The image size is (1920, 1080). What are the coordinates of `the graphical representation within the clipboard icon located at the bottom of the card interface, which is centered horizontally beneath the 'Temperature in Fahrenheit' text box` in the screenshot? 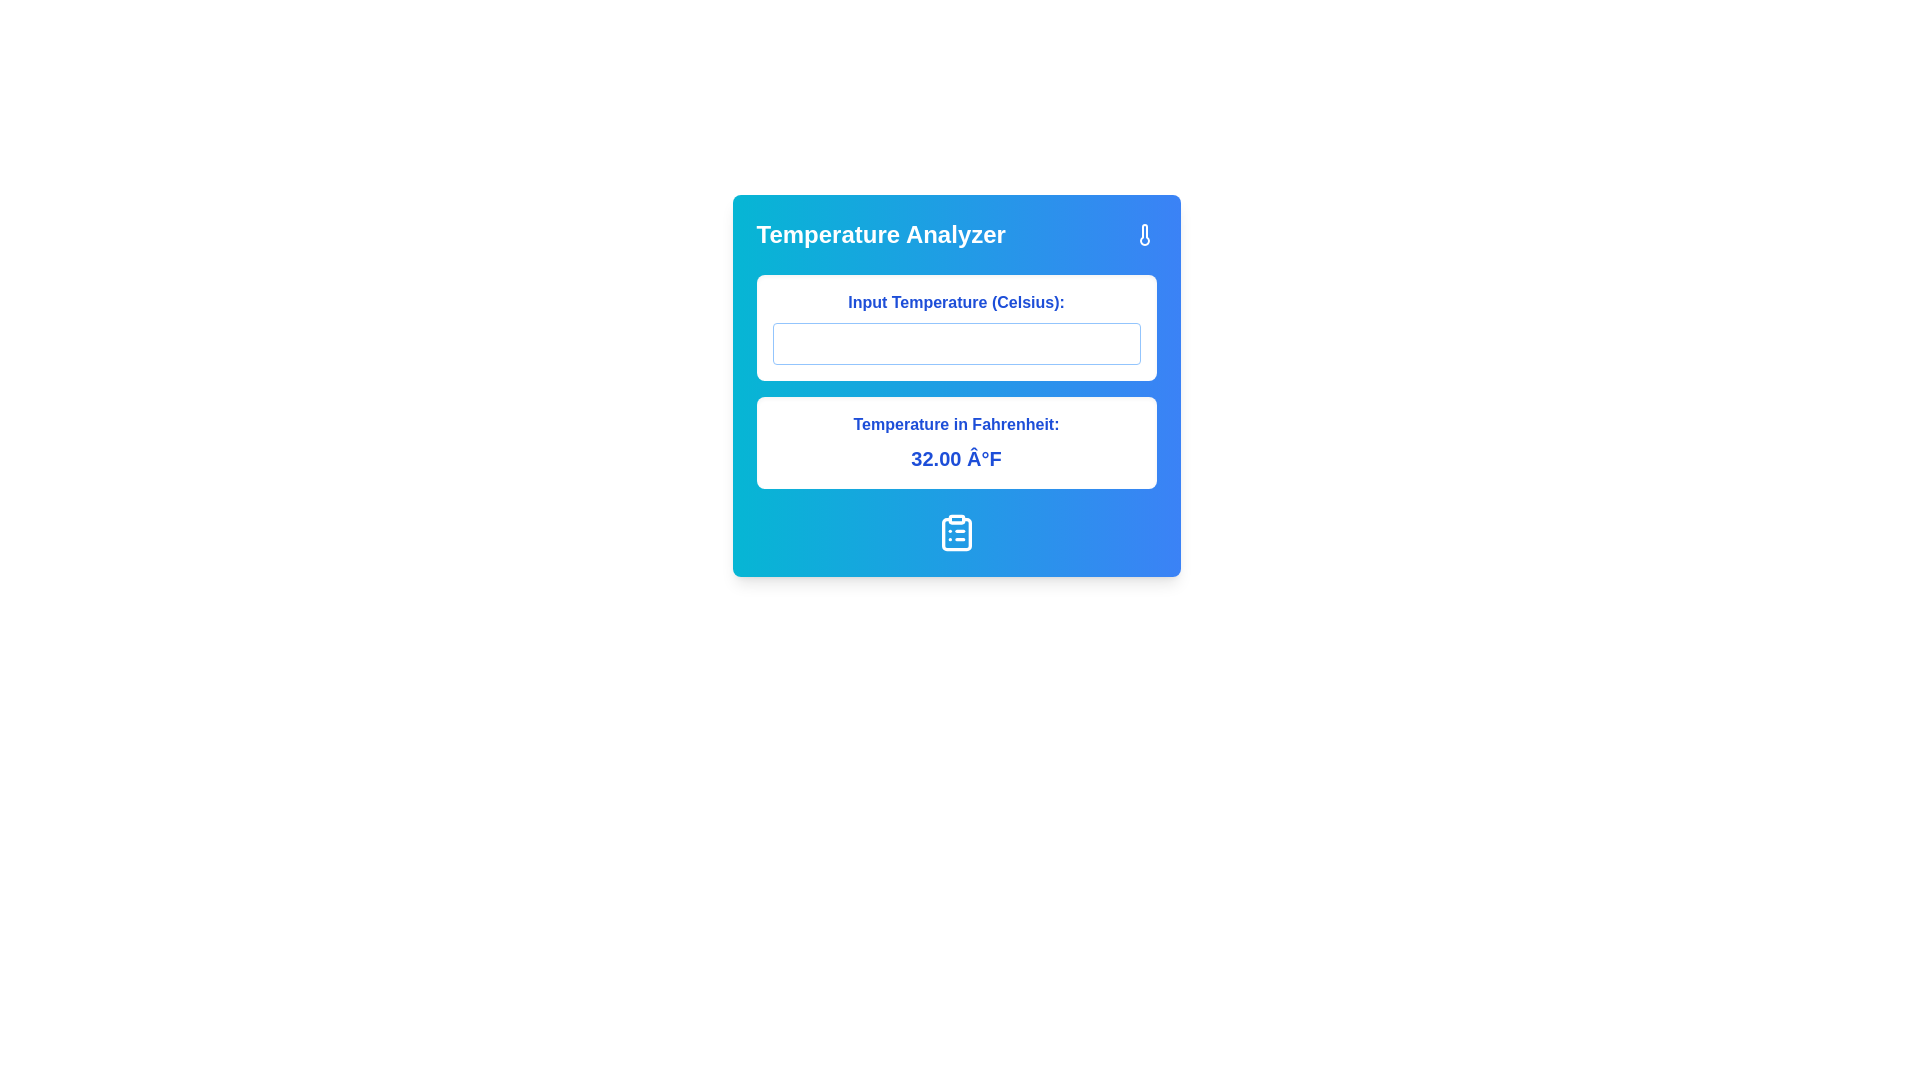 It's located at (955, 533).